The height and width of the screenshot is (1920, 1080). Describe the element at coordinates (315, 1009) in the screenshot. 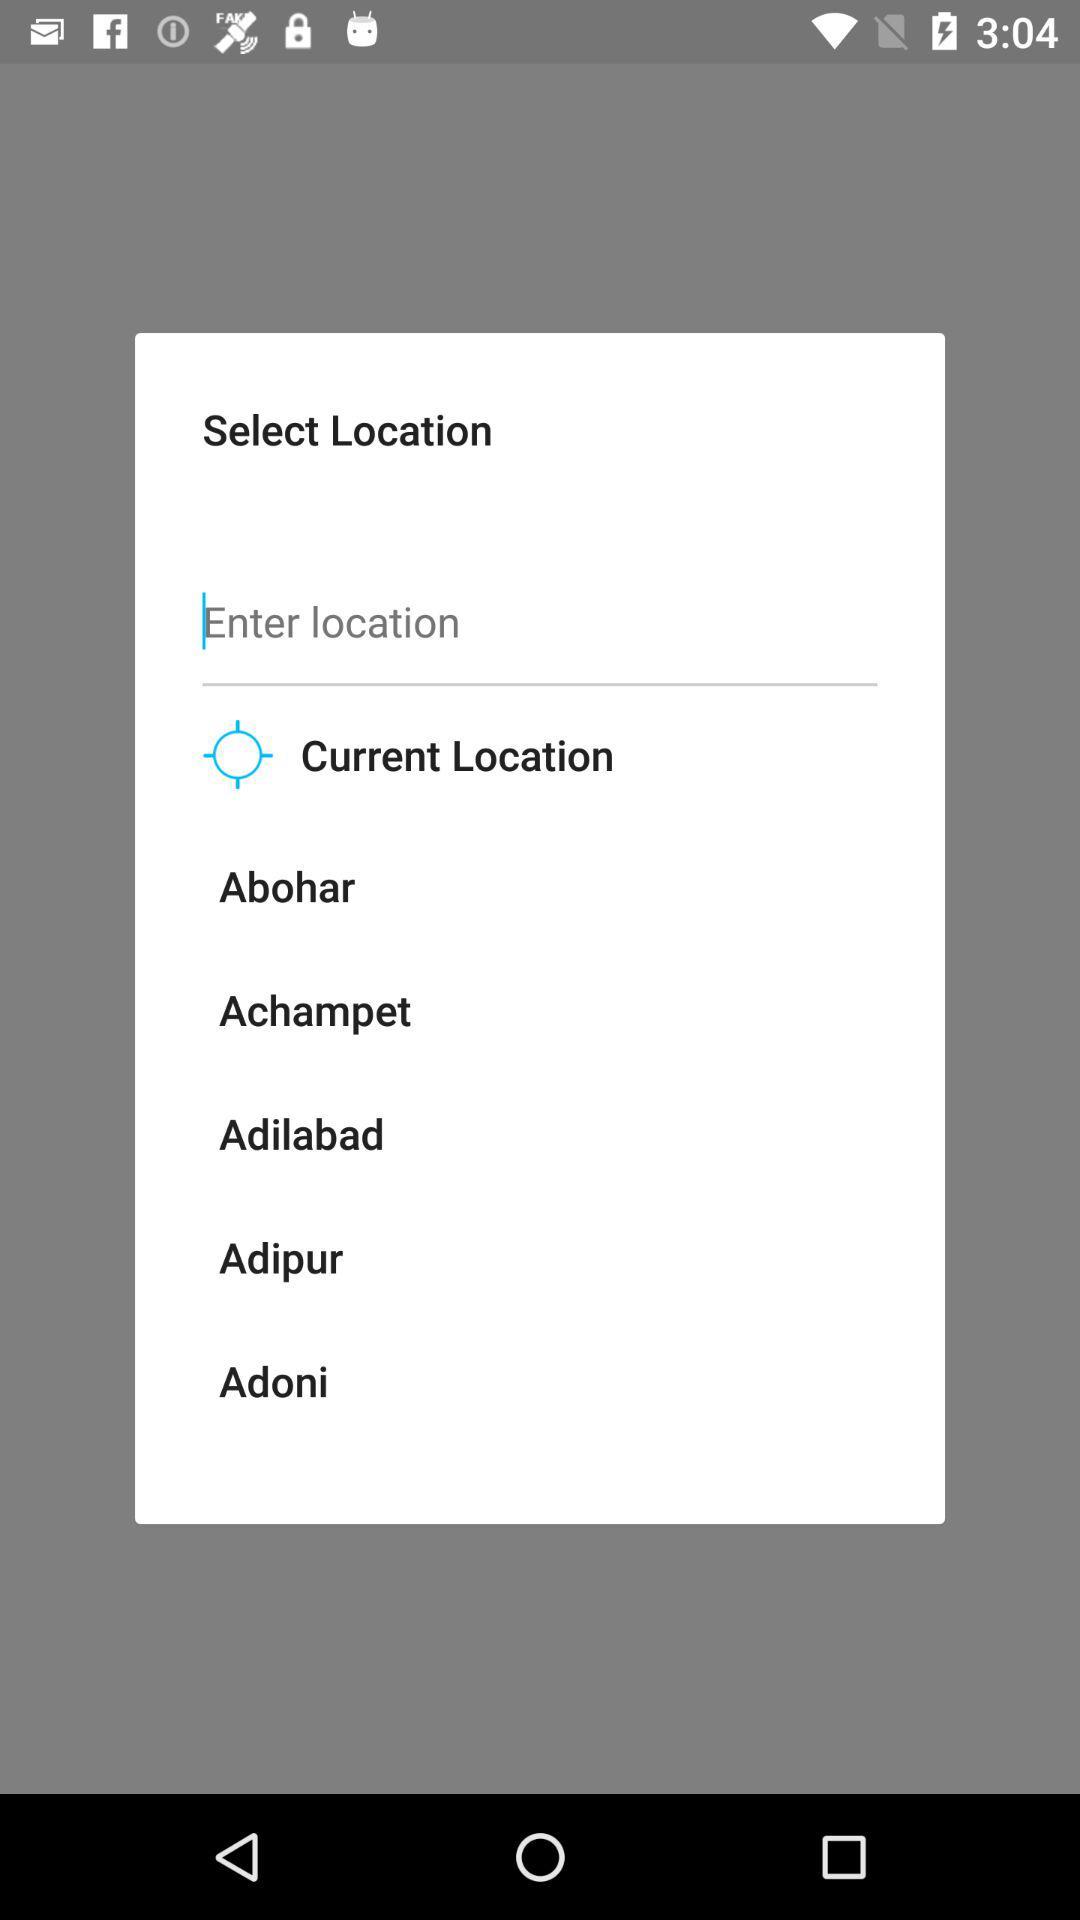

I see `the icon above adilabad item` at that location.